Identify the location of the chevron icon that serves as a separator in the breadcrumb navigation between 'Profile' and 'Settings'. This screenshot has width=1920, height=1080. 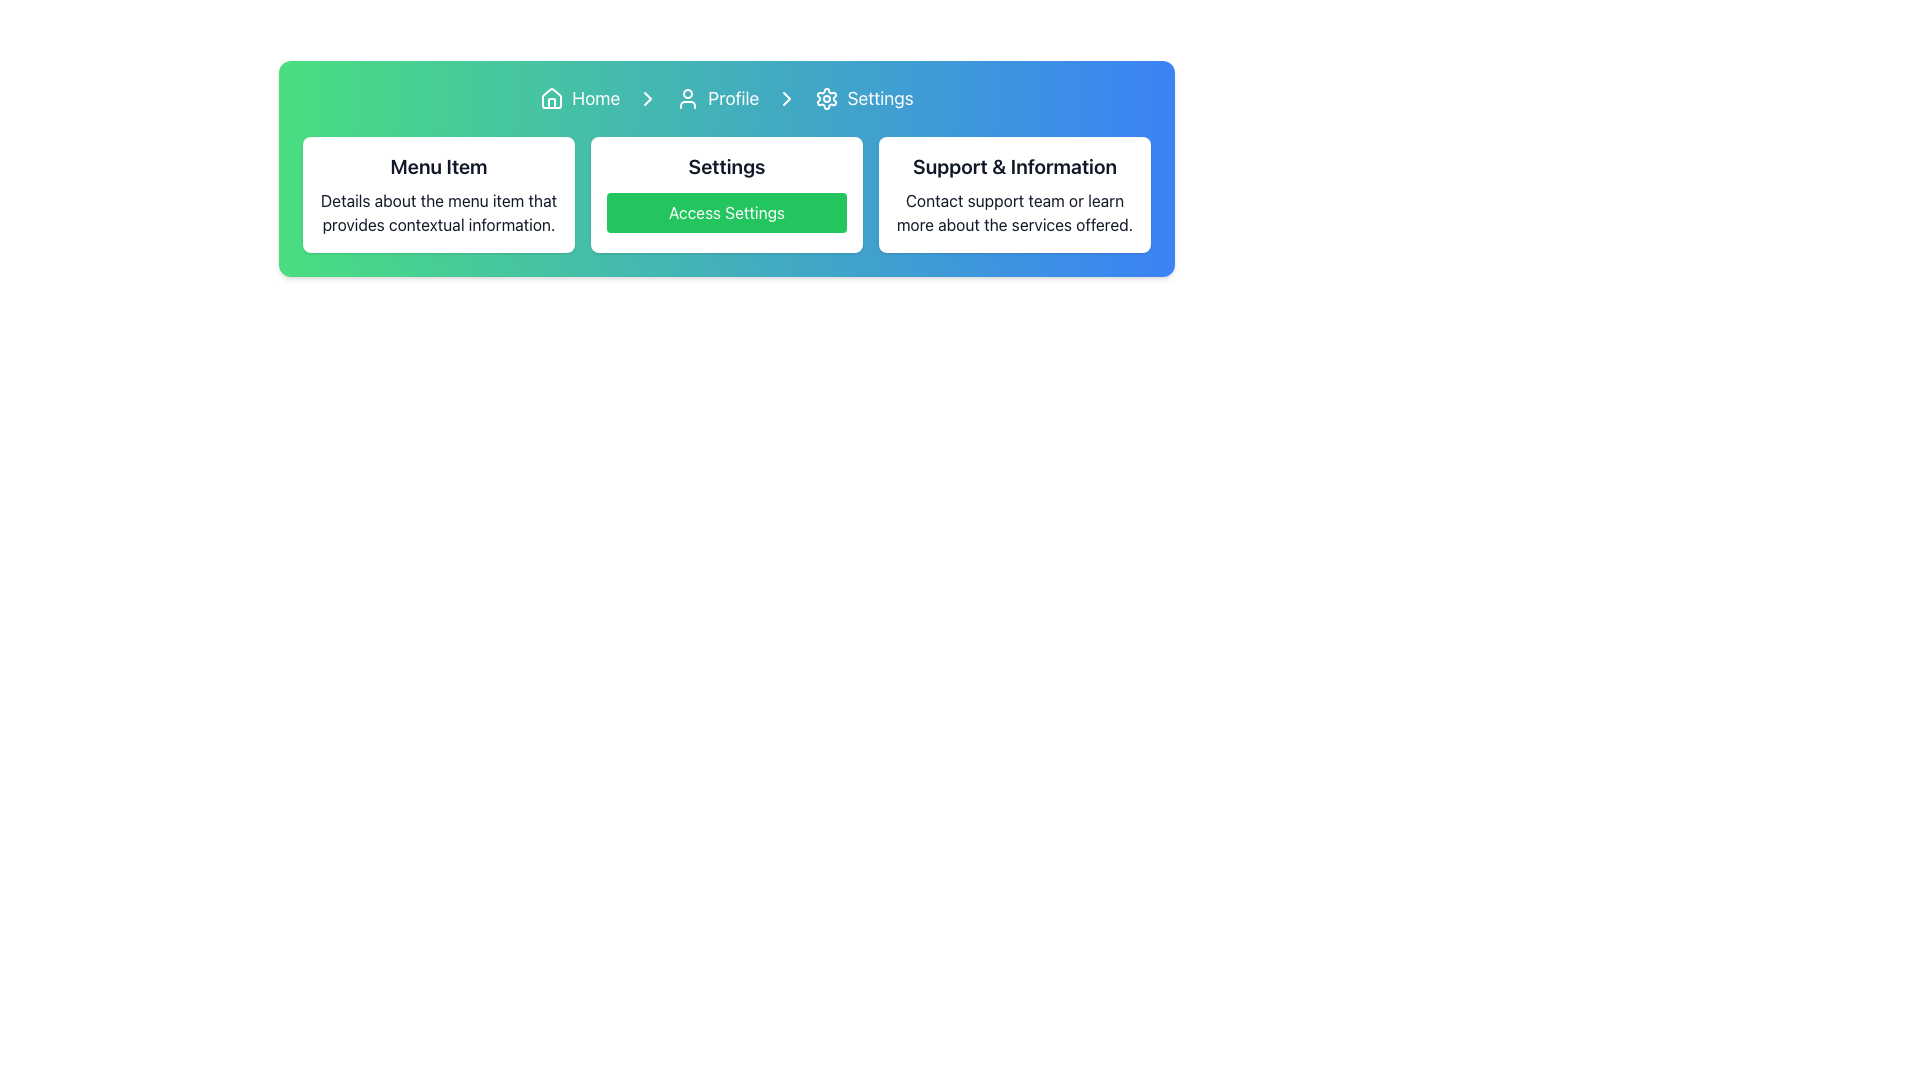
(786, 99).